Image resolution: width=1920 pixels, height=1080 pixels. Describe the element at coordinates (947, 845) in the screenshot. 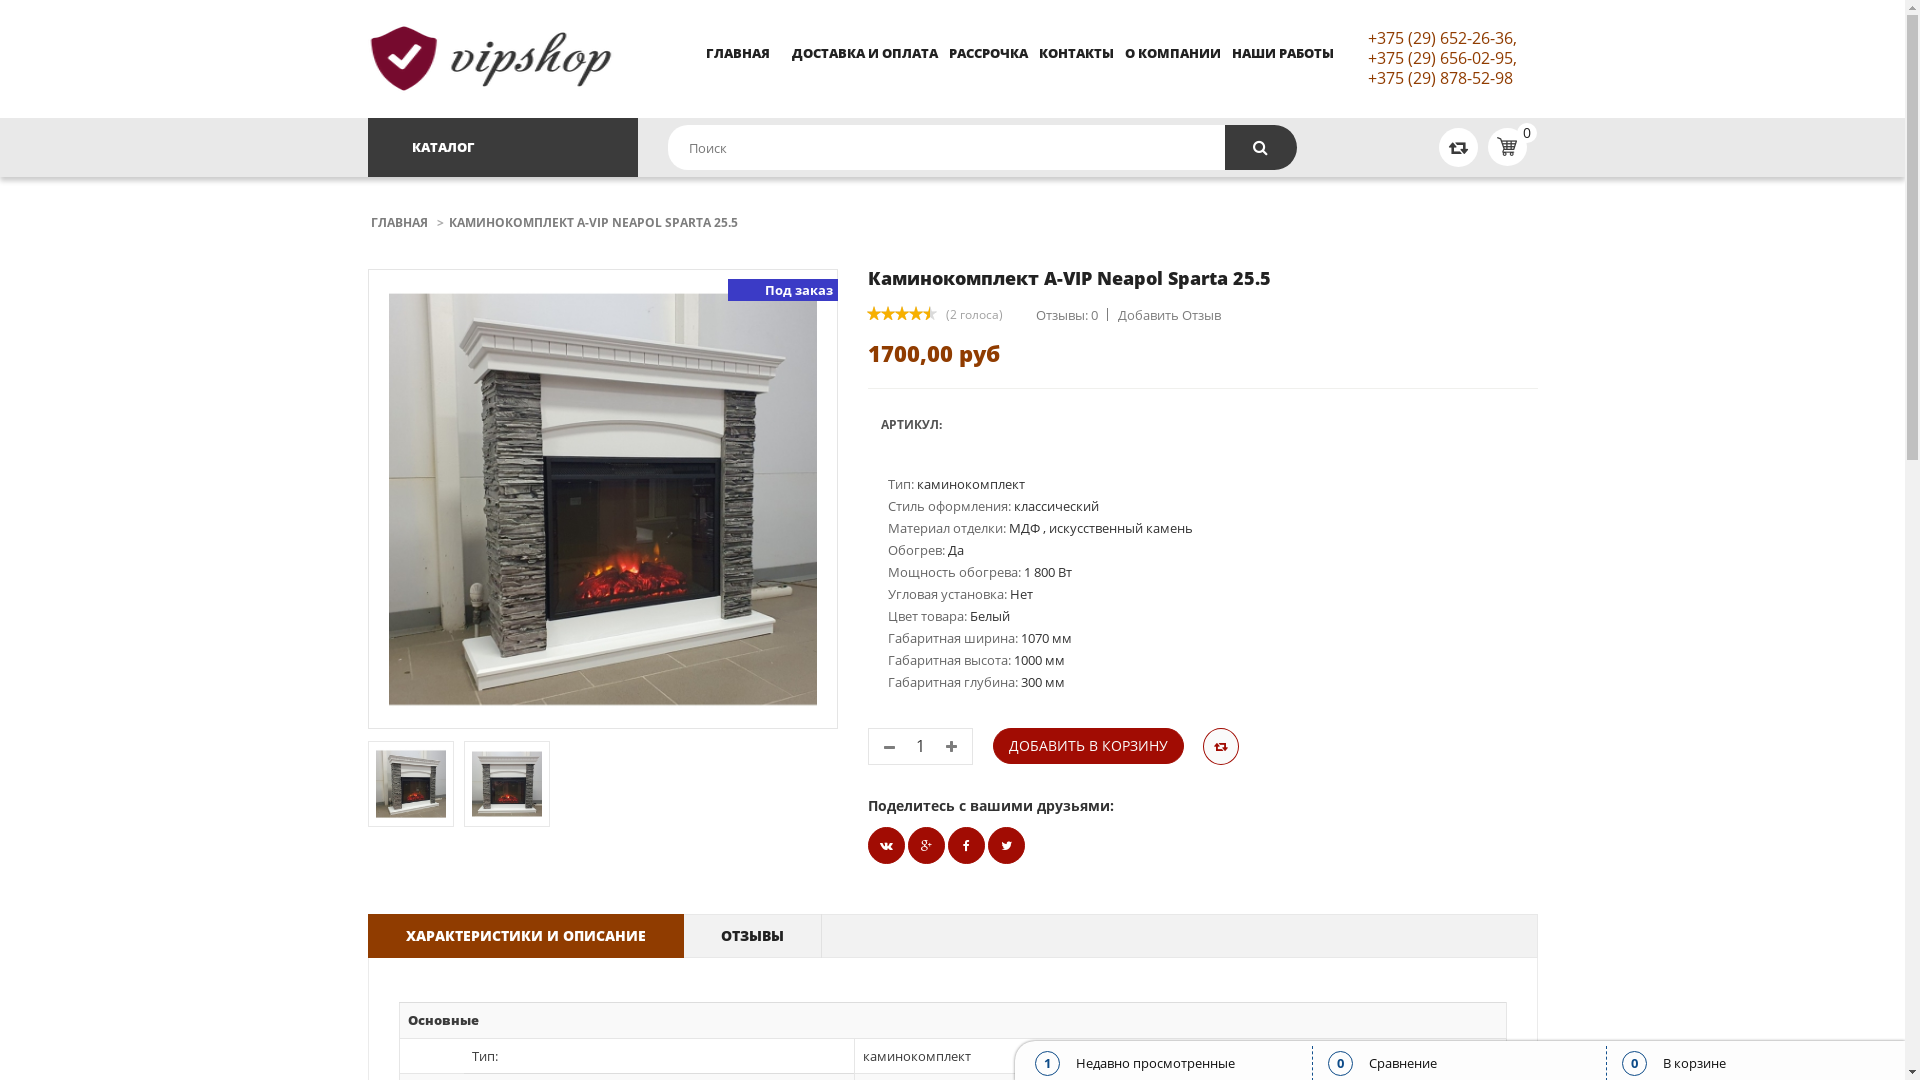

I see `'Facebook'` at that location.